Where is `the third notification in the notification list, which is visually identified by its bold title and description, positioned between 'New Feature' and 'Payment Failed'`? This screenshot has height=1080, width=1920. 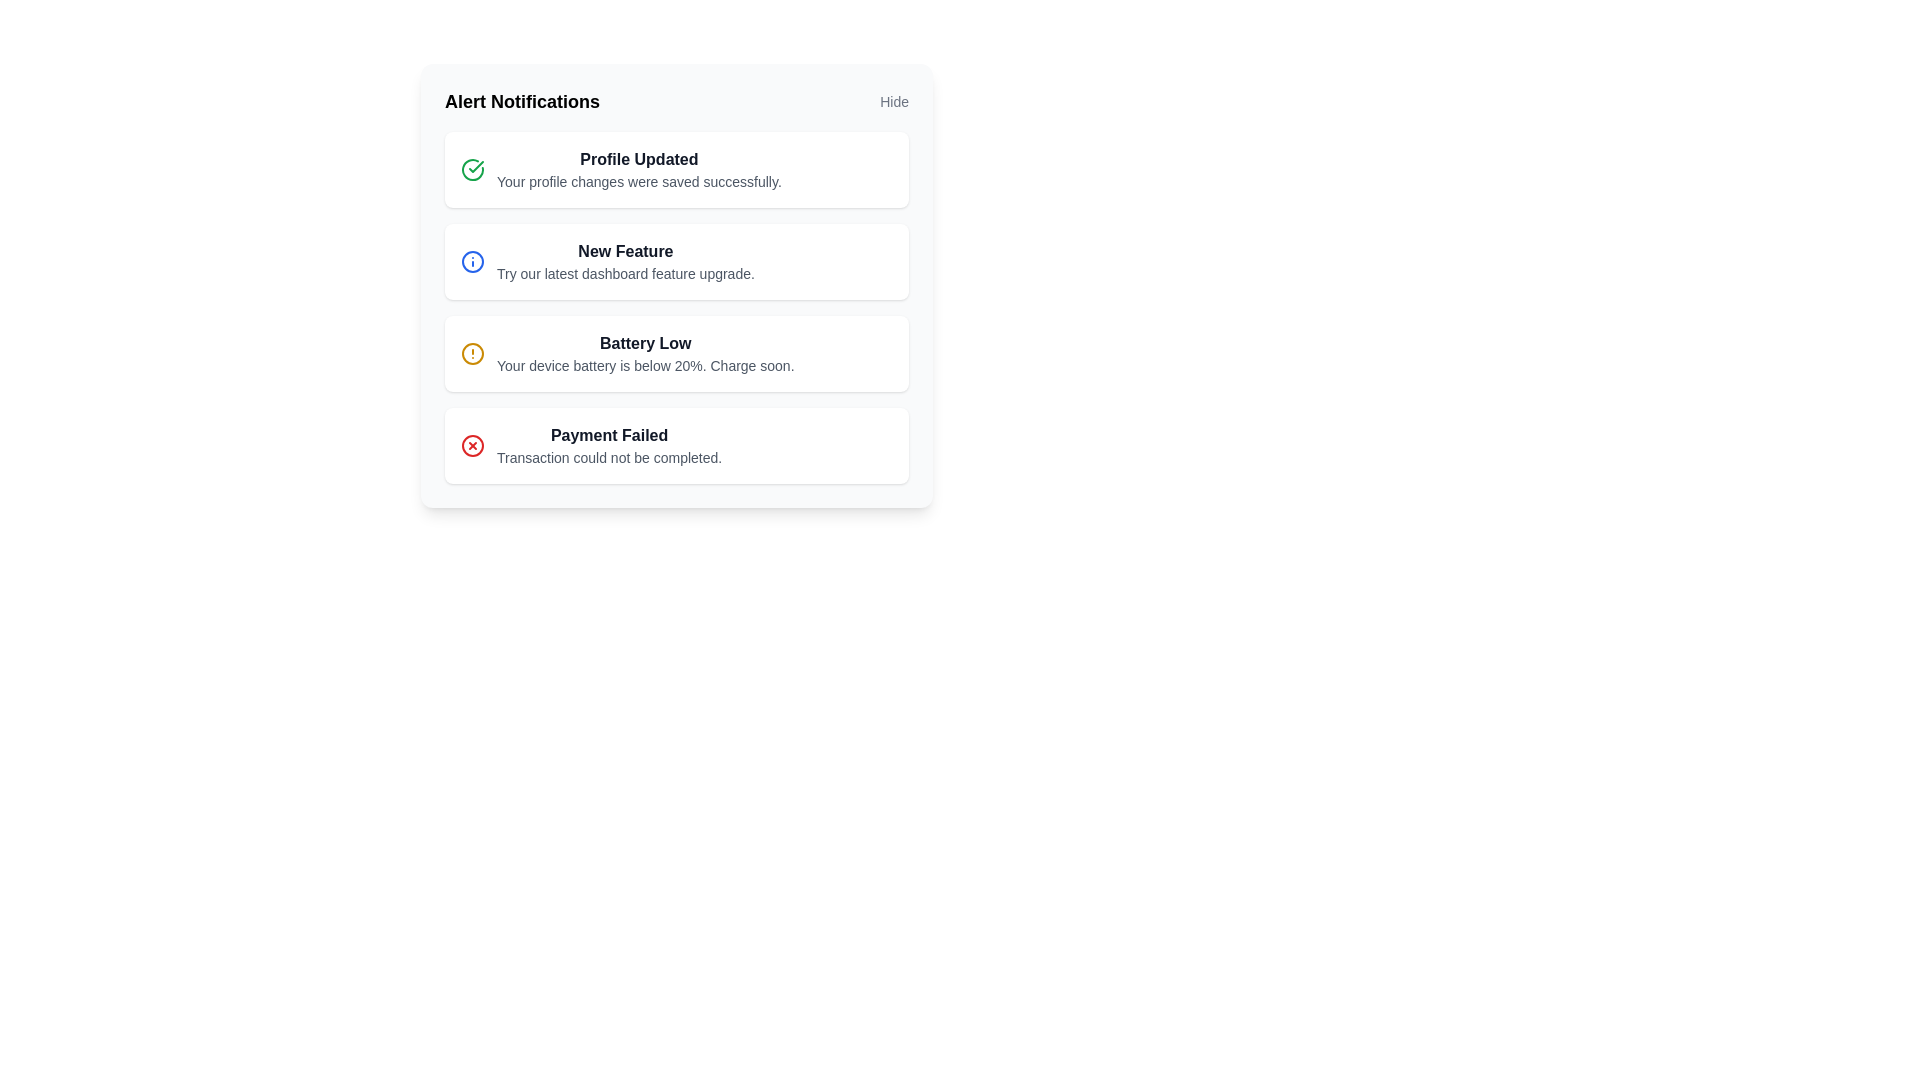 the third notification in the notification list, which is visually identified by its bold title and description, positioned between 'New Feature' and 'Payment Failed' is located at coordinates (676, 308).